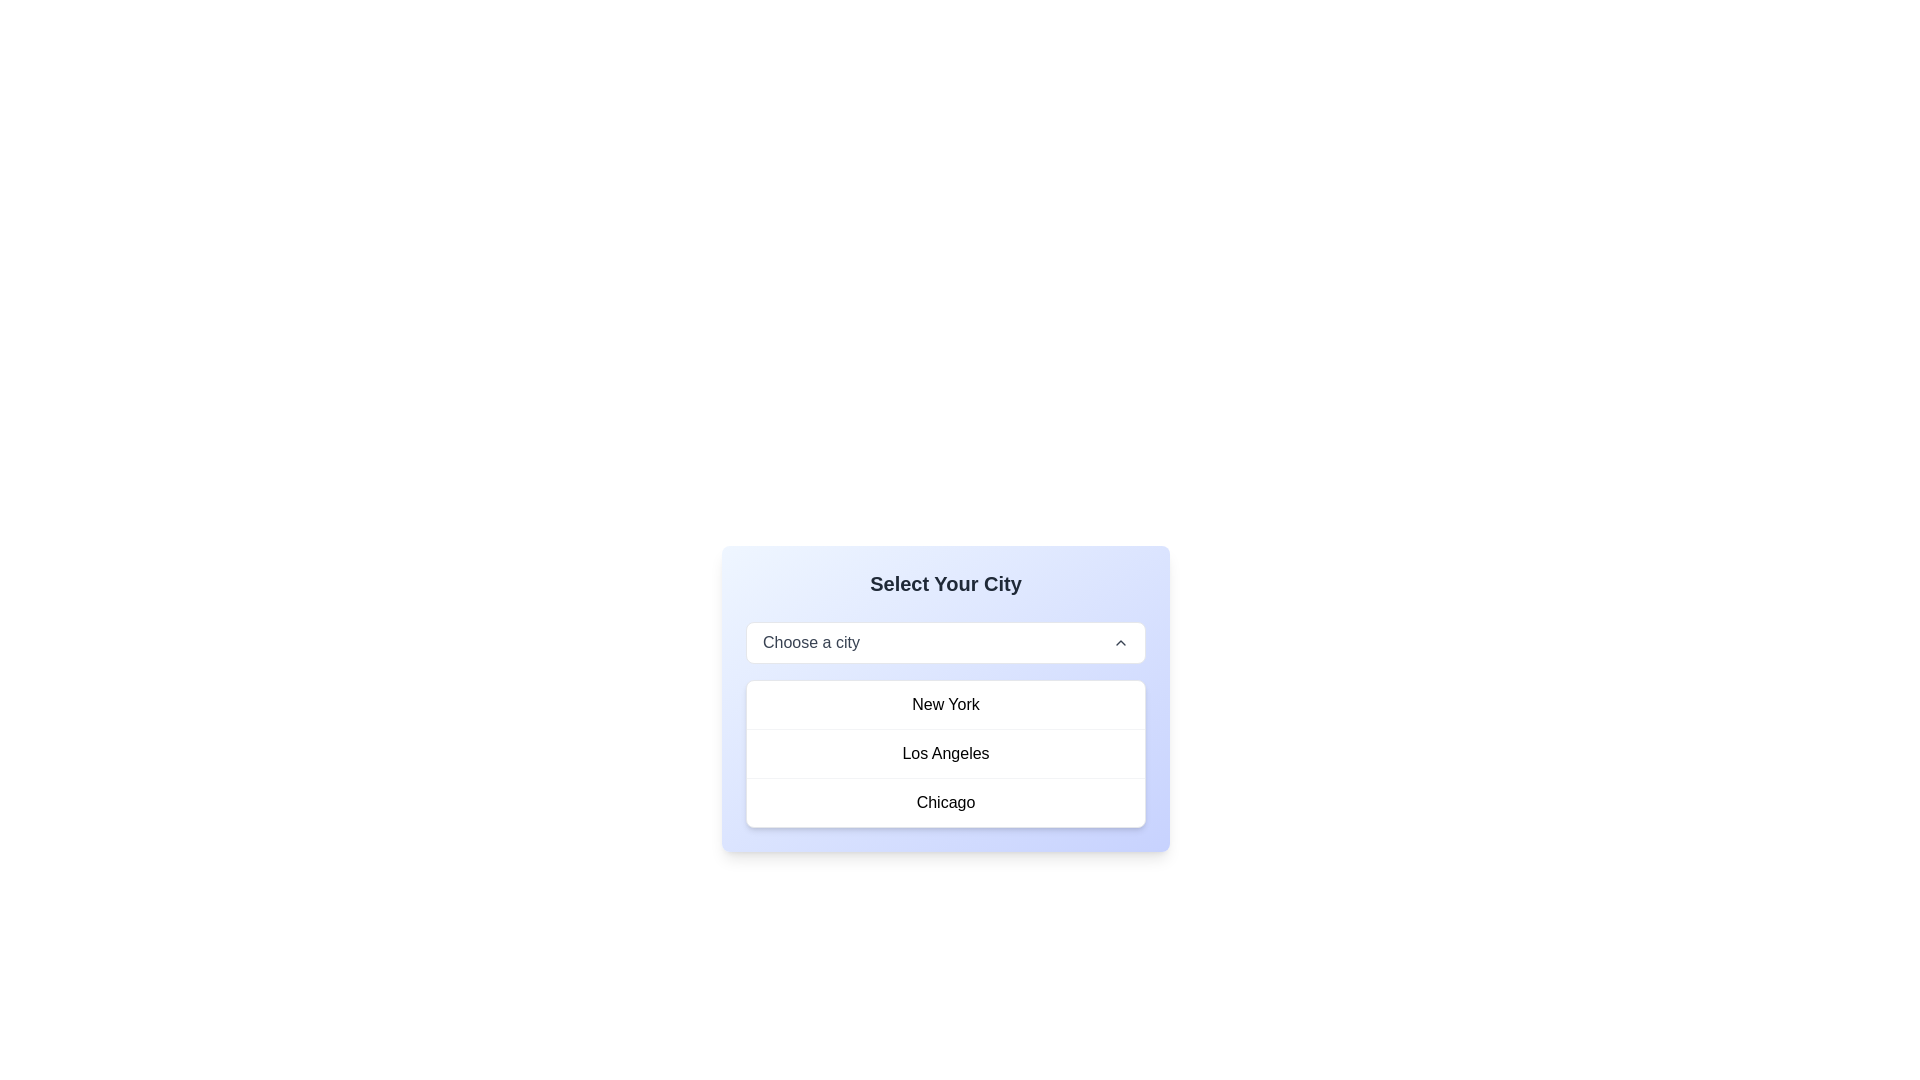 This screenshot has height=1080, width=1920. Describe the element at coordinates (944, 801) in the screenshot. I see `the list item labeled 'Chicago' within the dropdown menu` at that location.